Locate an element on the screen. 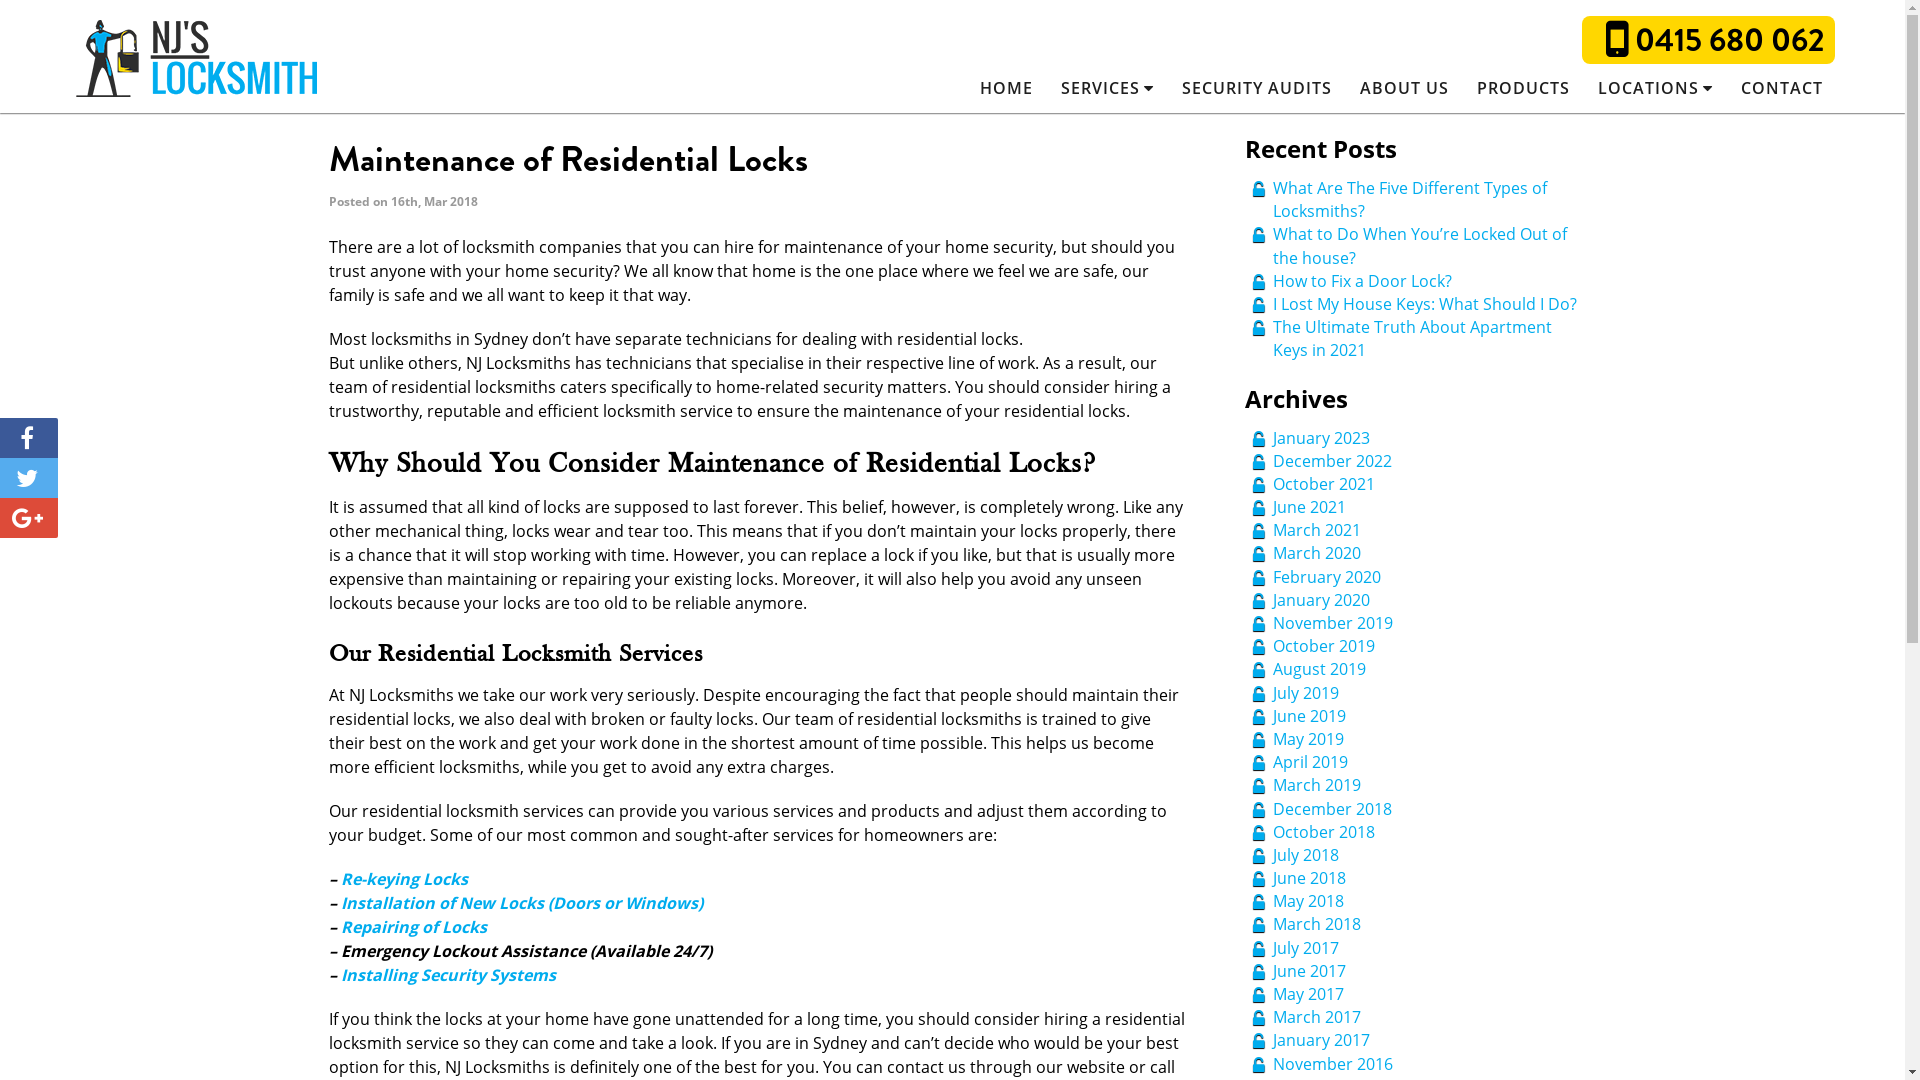 This screenshot has width=1920, height=1080. 'NJ's Locksmiths Sydney' is located at coordinates (196, 58).